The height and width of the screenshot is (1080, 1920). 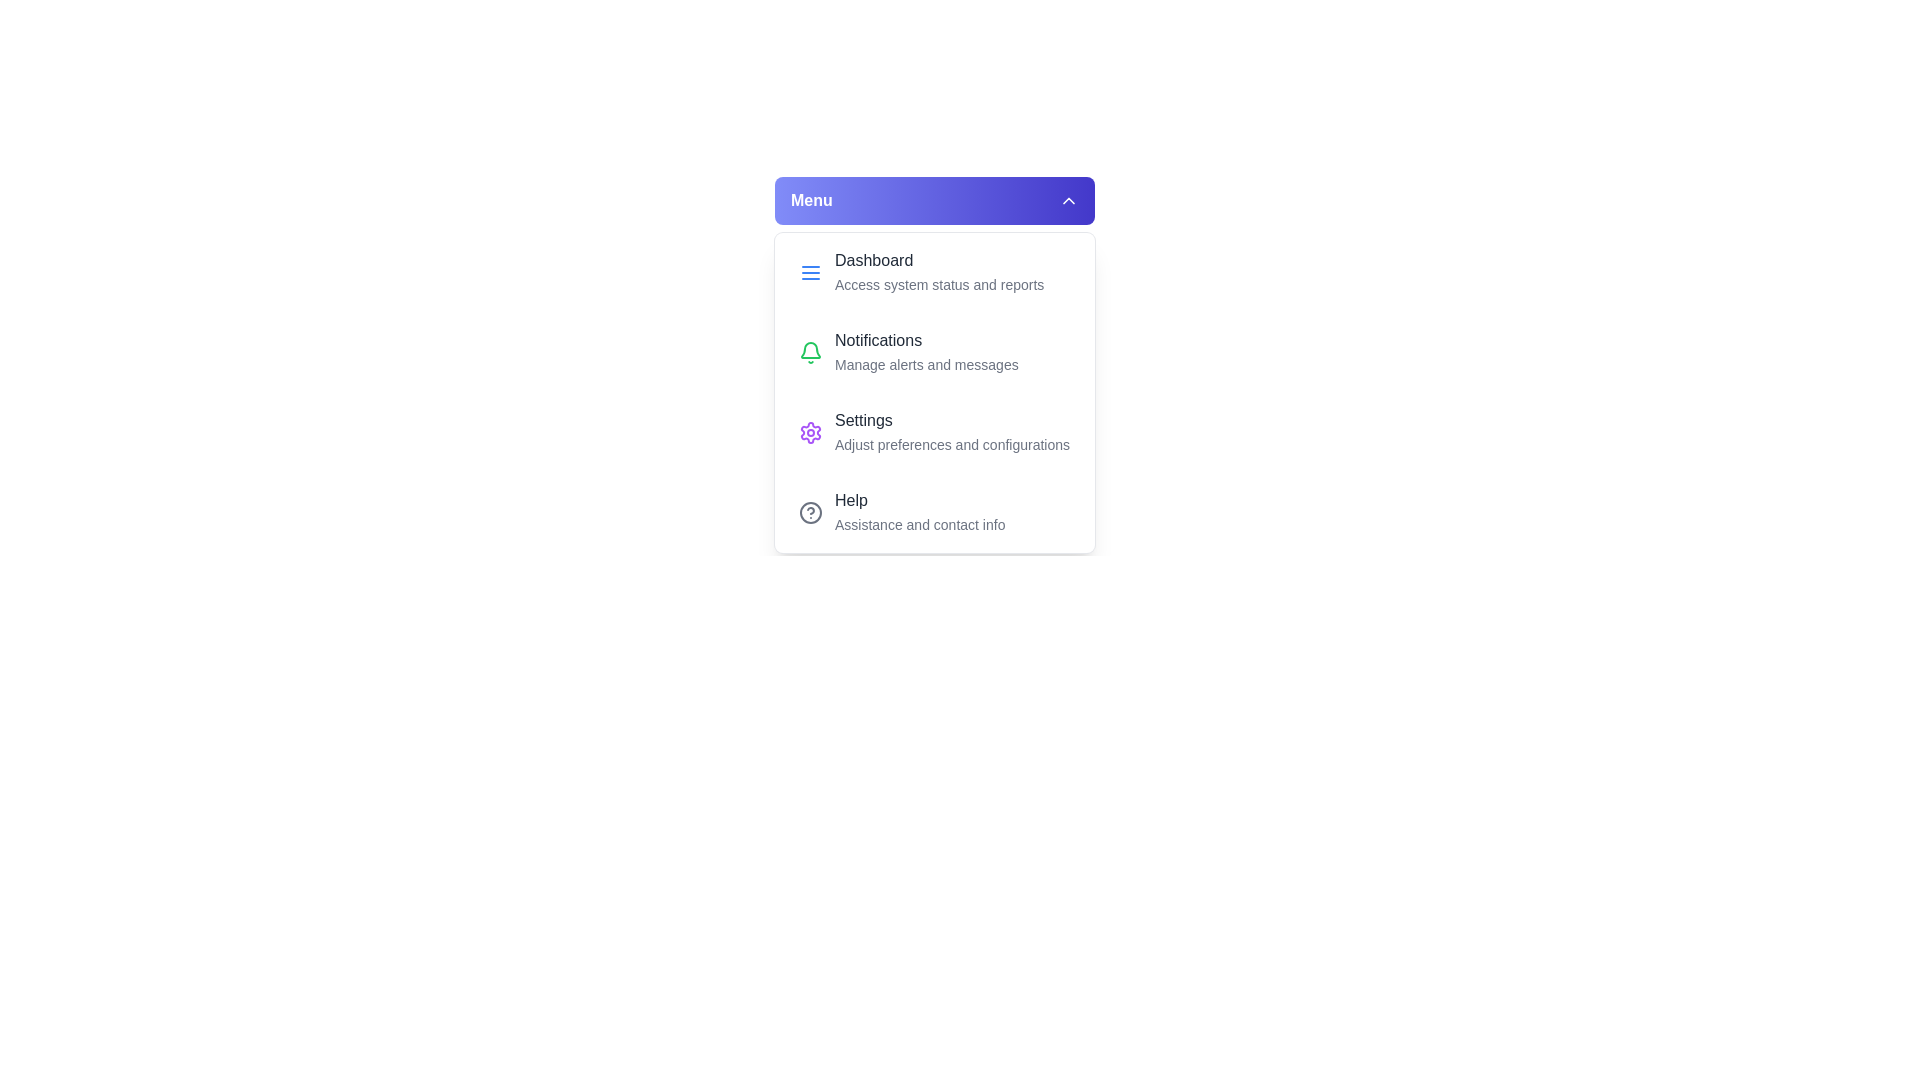 What do you see at coordinates (925, 352) in the screenshot?
I see `the 'Notifications' menu entry, which is a text-based component with a bold title and a notification bell icon` at bounding box center [925, 352].